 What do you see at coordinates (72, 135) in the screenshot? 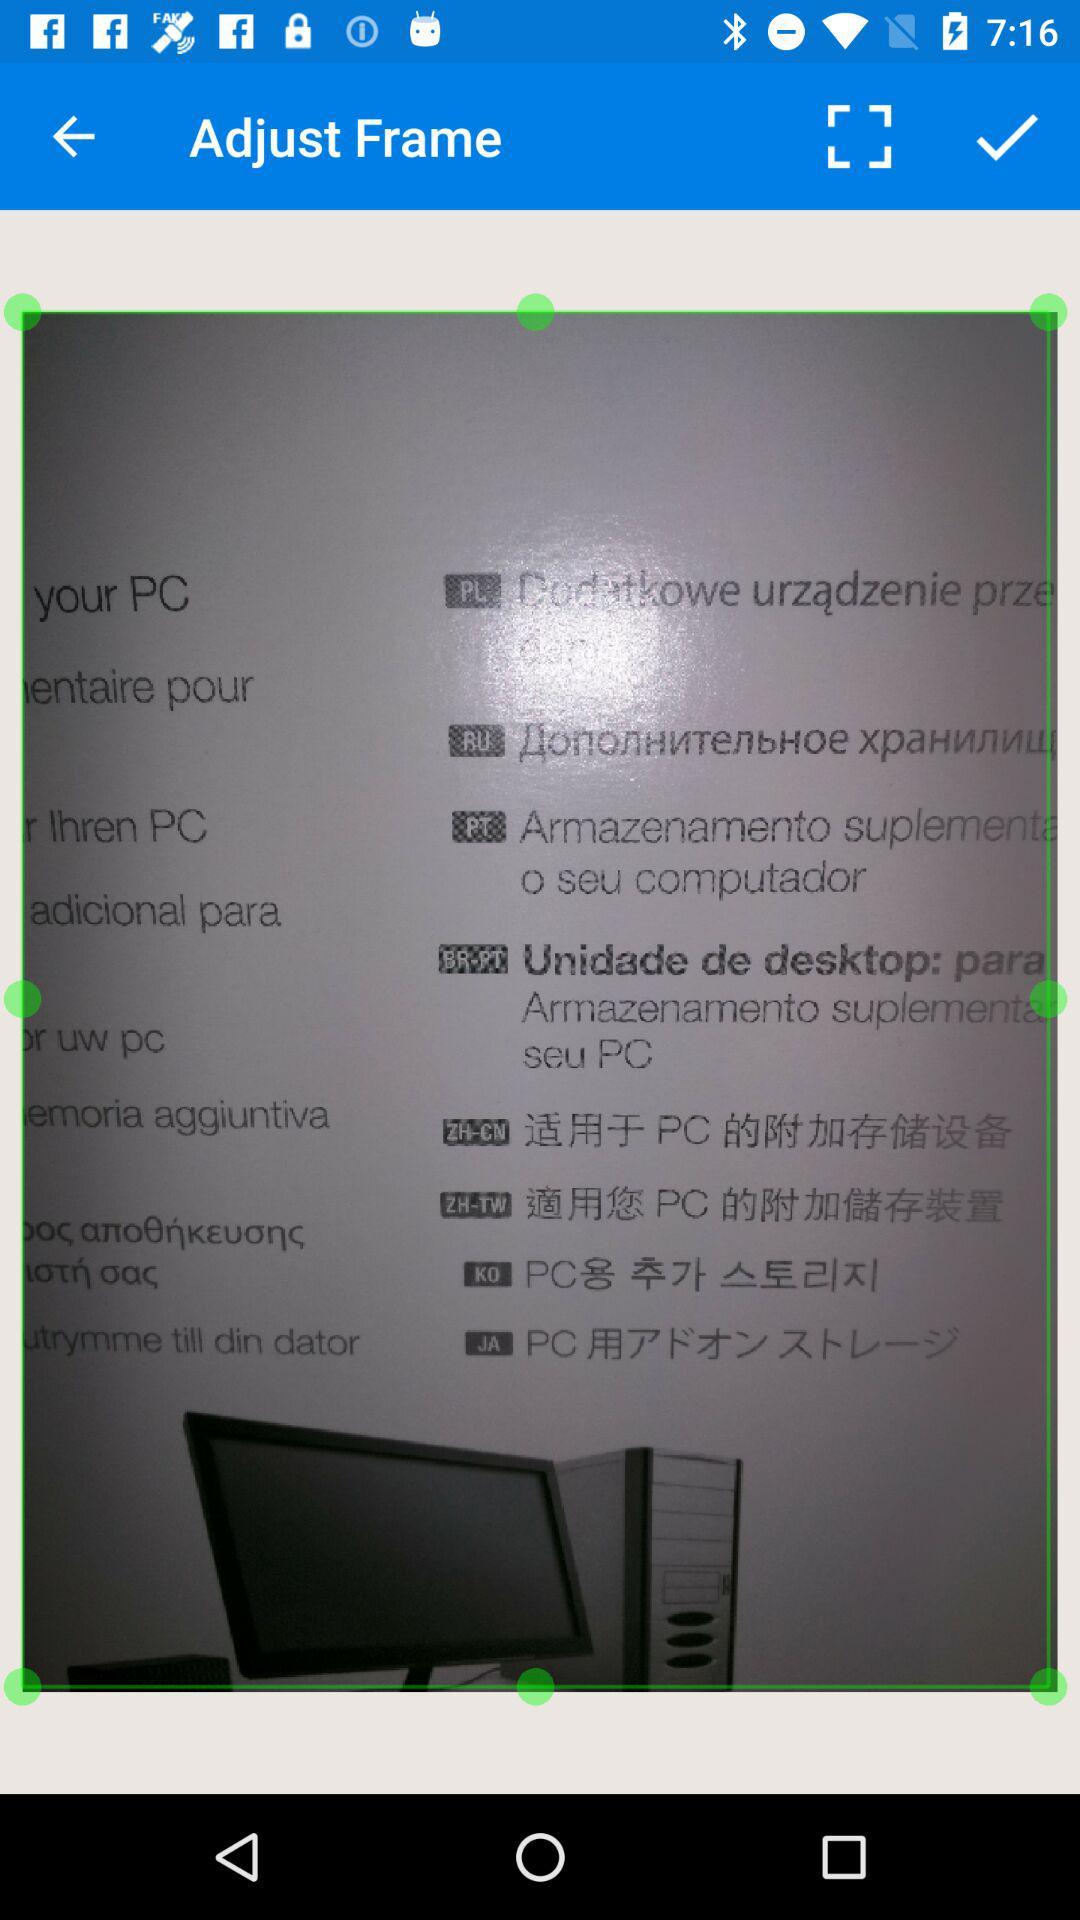
I see `item next to the adjust frame item` at bounding box center [72, 135].